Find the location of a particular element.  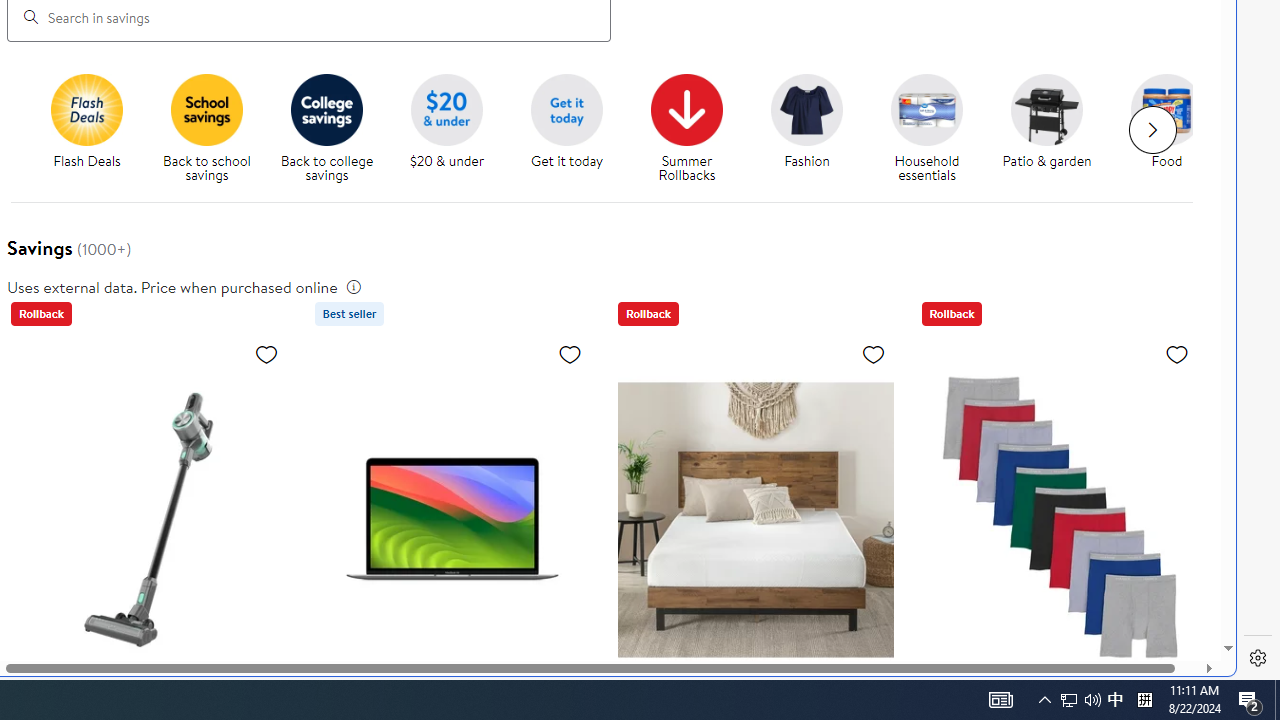

'Summer Rollbacks Summer Rollbacks' is located at coordinates (686, 129).